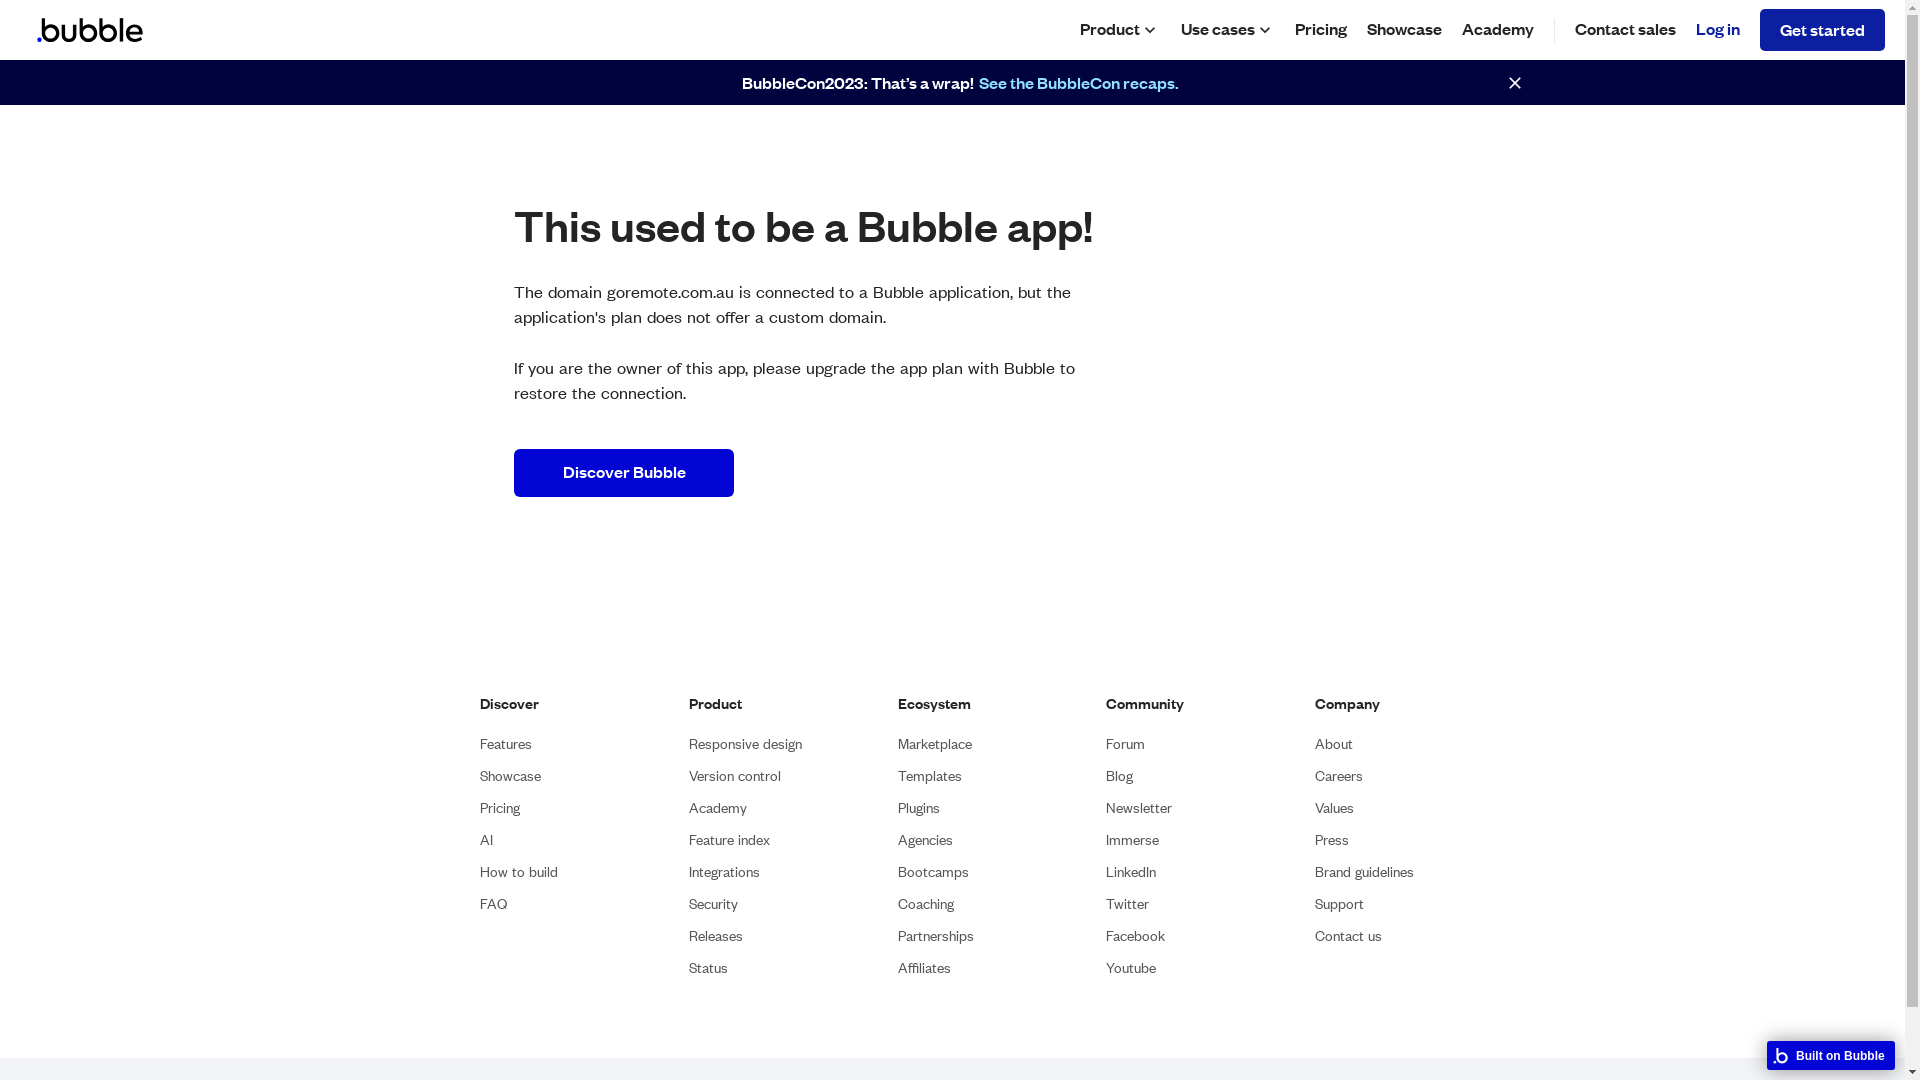 Image resolution: width=1920 pixels, height=1080 pixels. What do you see at coordinates (708, 966) in the screenshot?
I see `'Status'` at bounding box center [708, 966].